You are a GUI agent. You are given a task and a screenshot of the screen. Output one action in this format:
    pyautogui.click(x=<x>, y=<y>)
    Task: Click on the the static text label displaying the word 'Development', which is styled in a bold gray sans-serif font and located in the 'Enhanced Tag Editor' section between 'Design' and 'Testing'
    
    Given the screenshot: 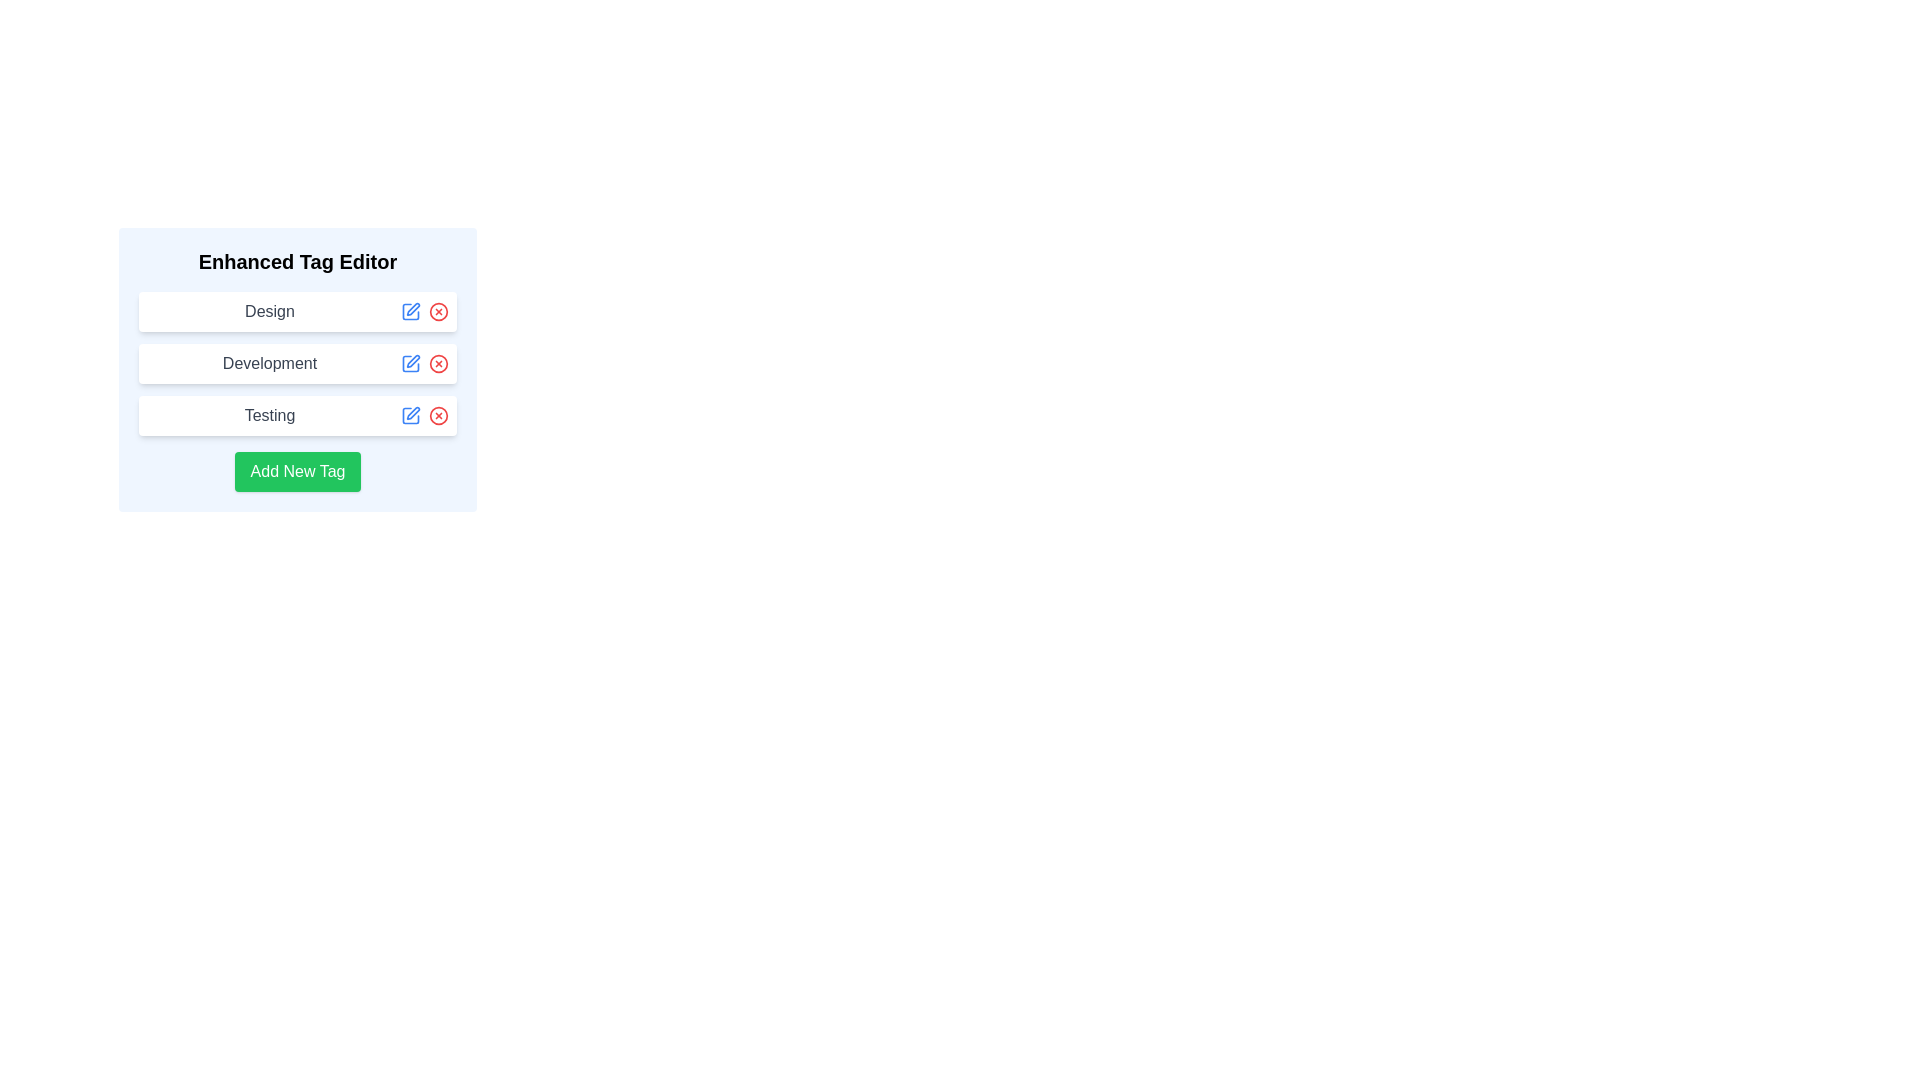 What is the action you would take?
    pyautogui.click(x=268, y=363)
    